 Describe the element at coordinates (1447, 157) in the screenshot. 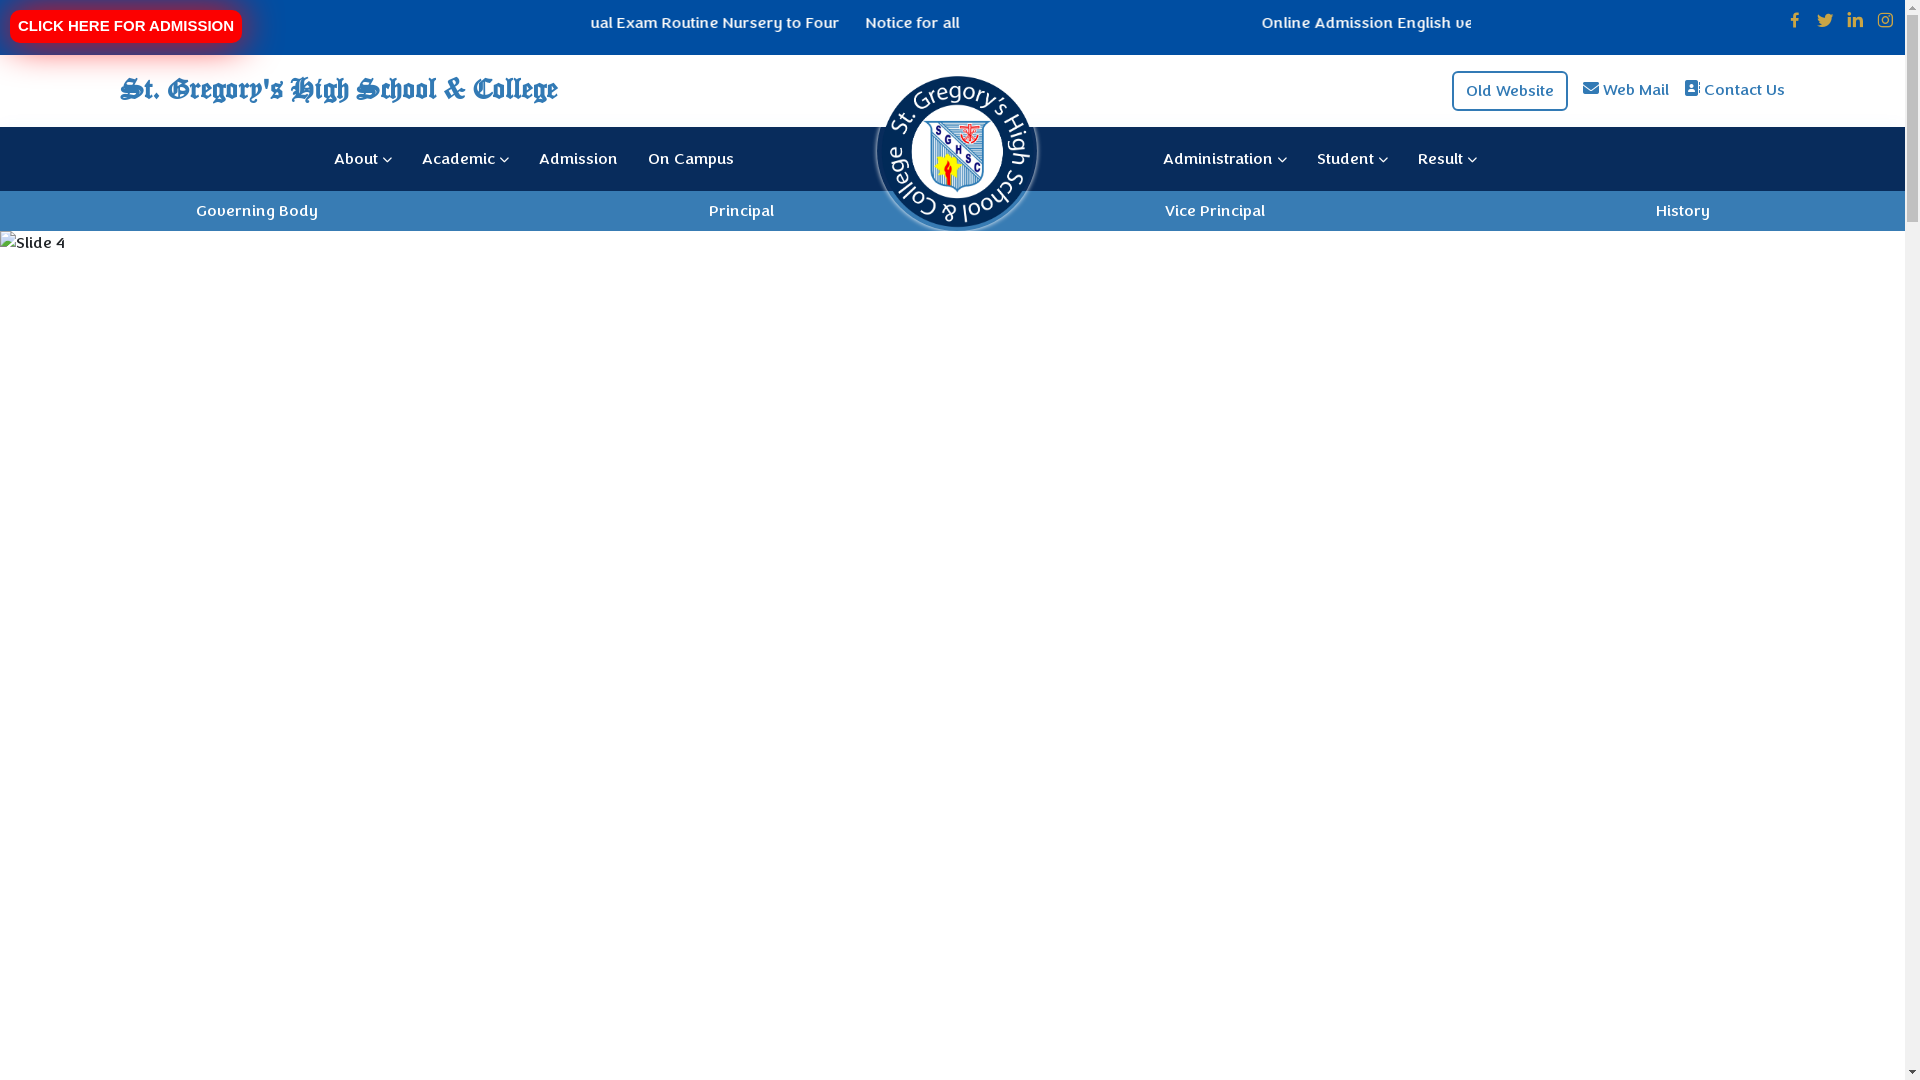

I see `'Result'` at that location.